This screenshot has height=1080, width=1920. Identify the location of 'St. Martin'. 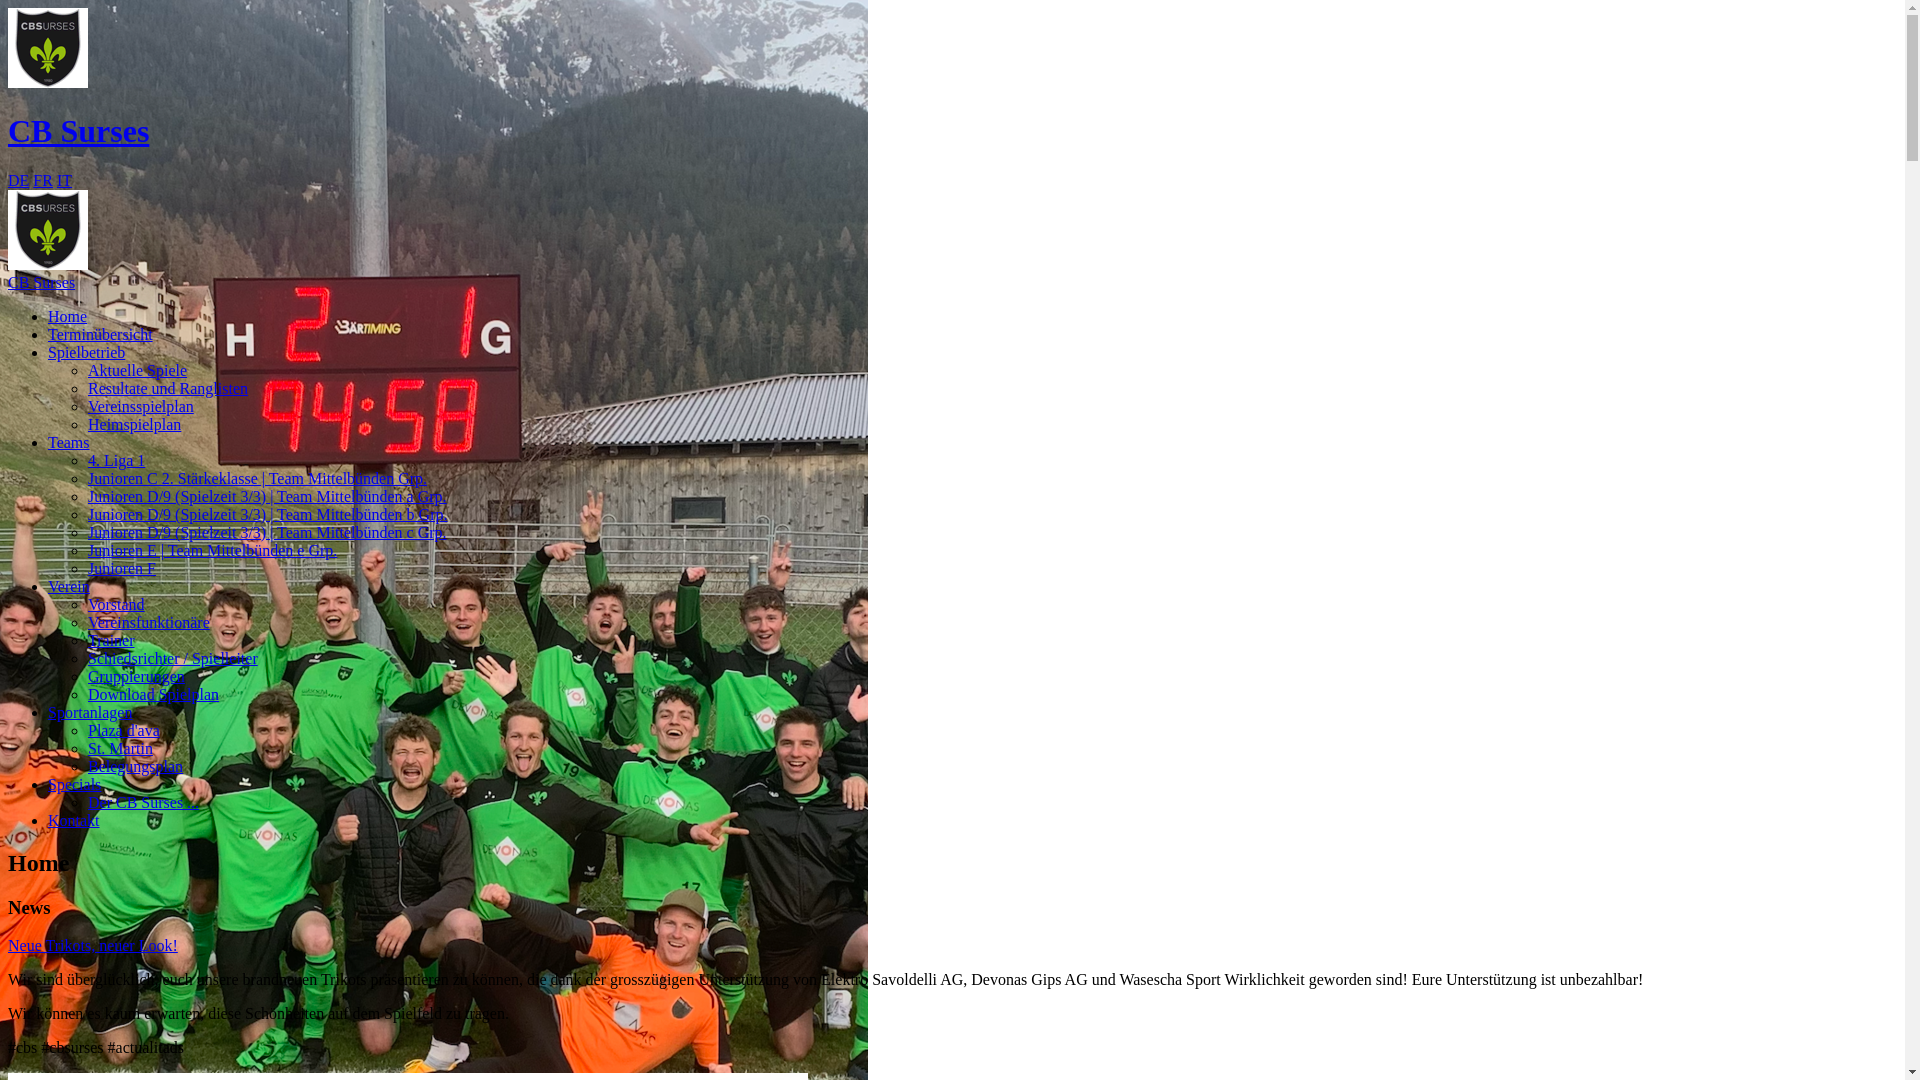
(119, 748).